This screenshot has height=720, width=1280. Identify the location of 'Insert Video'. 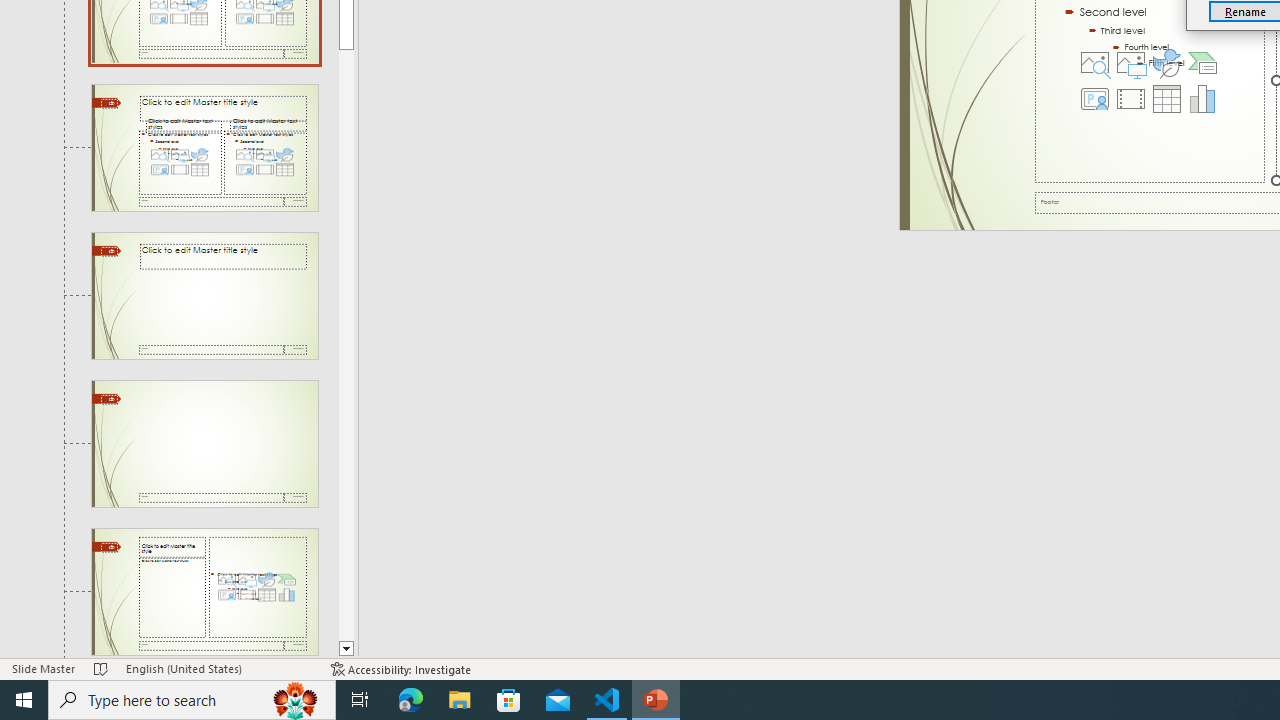
(1130, 99).